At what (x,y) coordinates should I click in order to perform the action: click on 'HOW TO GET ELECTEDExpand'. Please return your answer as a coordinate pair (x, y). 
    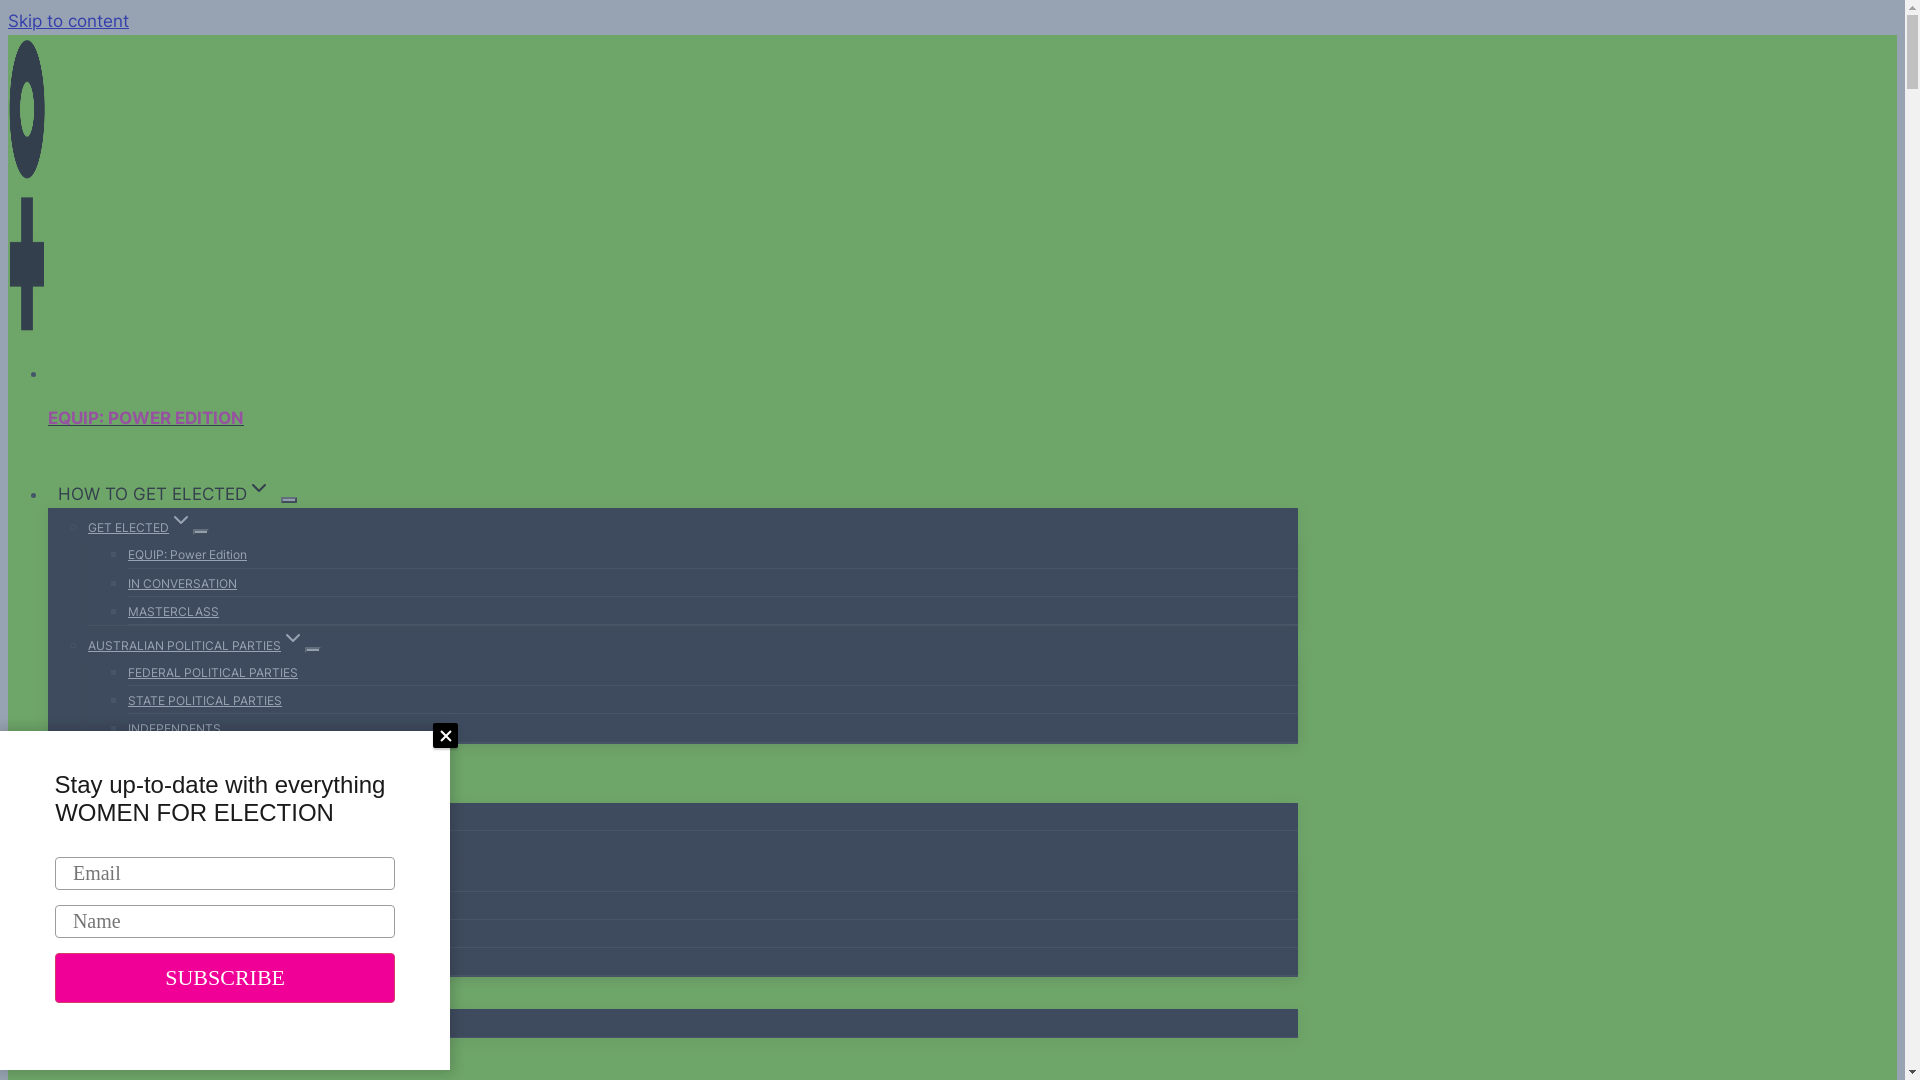
    Looking at the image, I should click on (48, 493).